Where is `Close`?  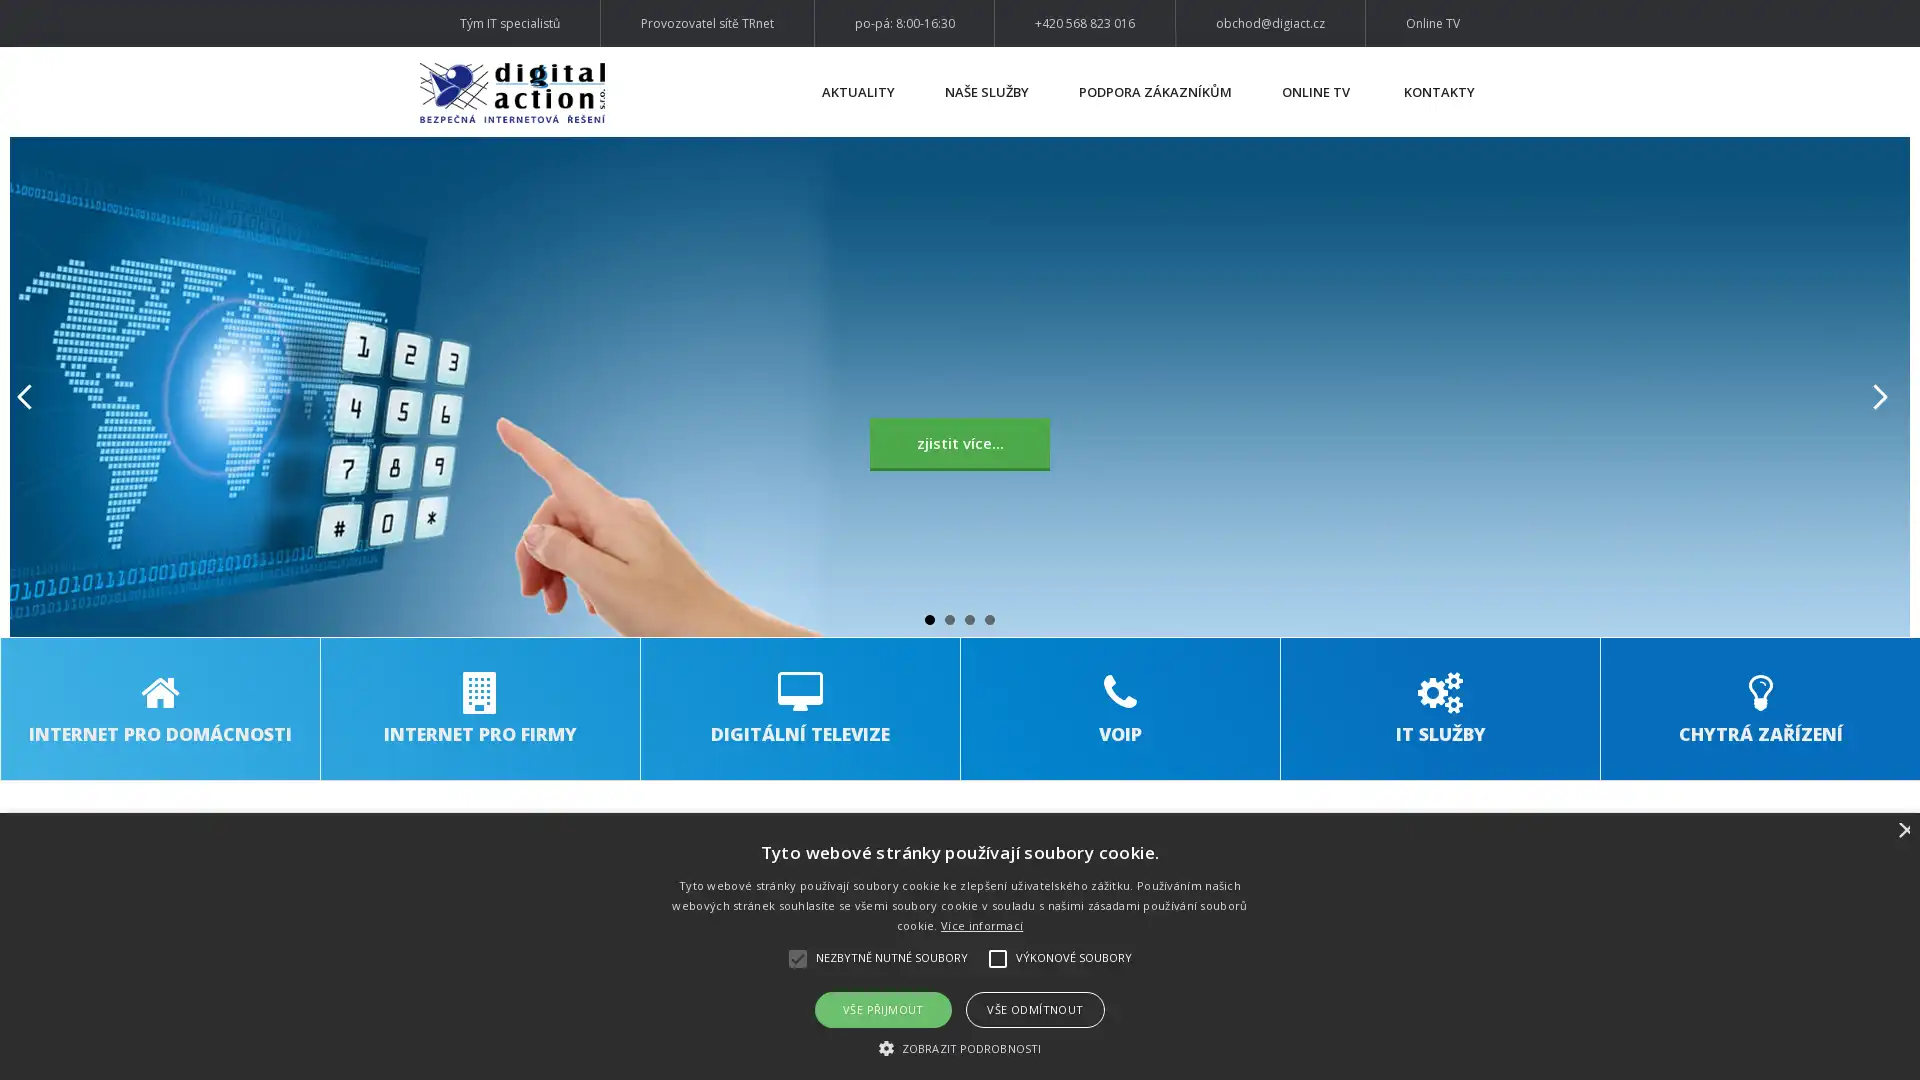
Close is located at coordinates (1901, 830).